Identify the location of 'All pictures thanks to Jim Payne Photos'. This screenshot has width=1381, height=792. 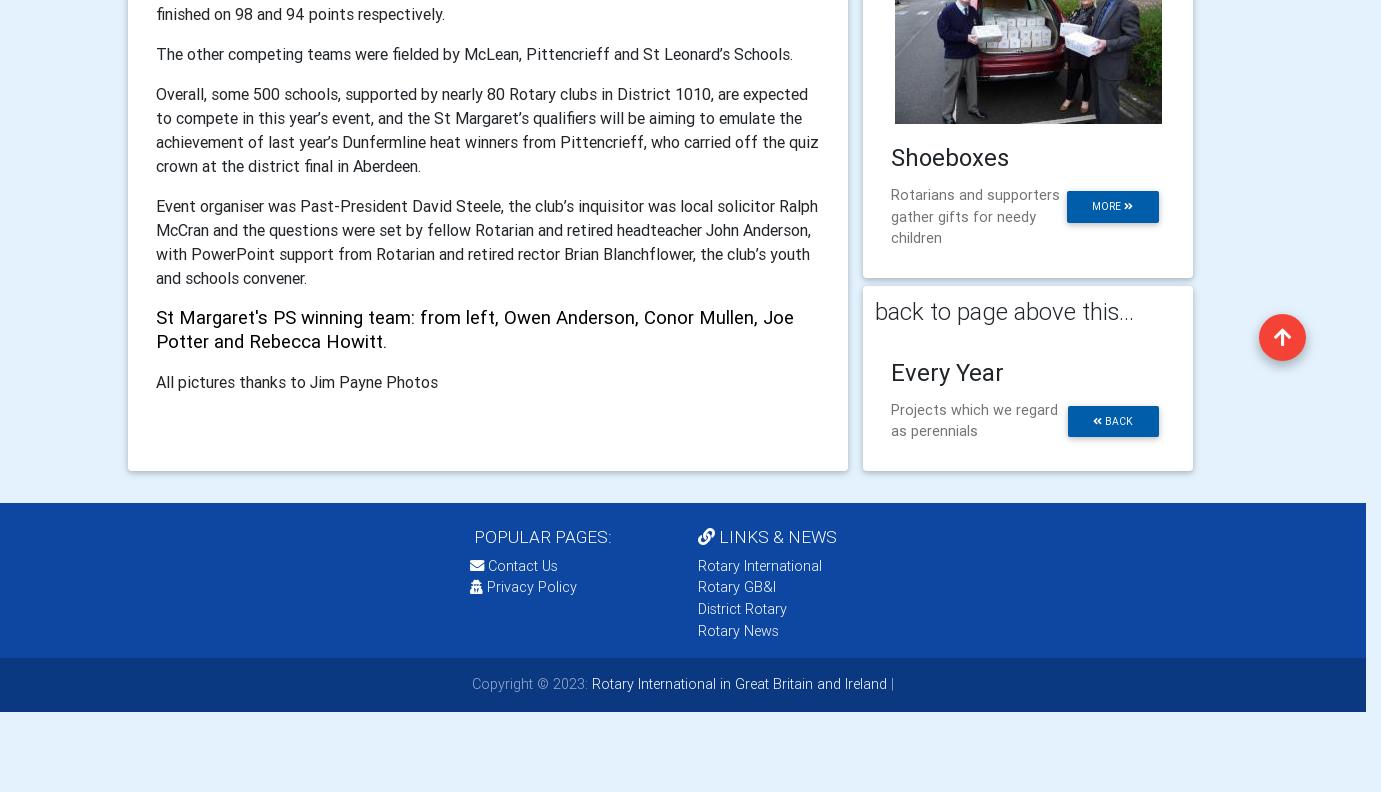
(297, 381).